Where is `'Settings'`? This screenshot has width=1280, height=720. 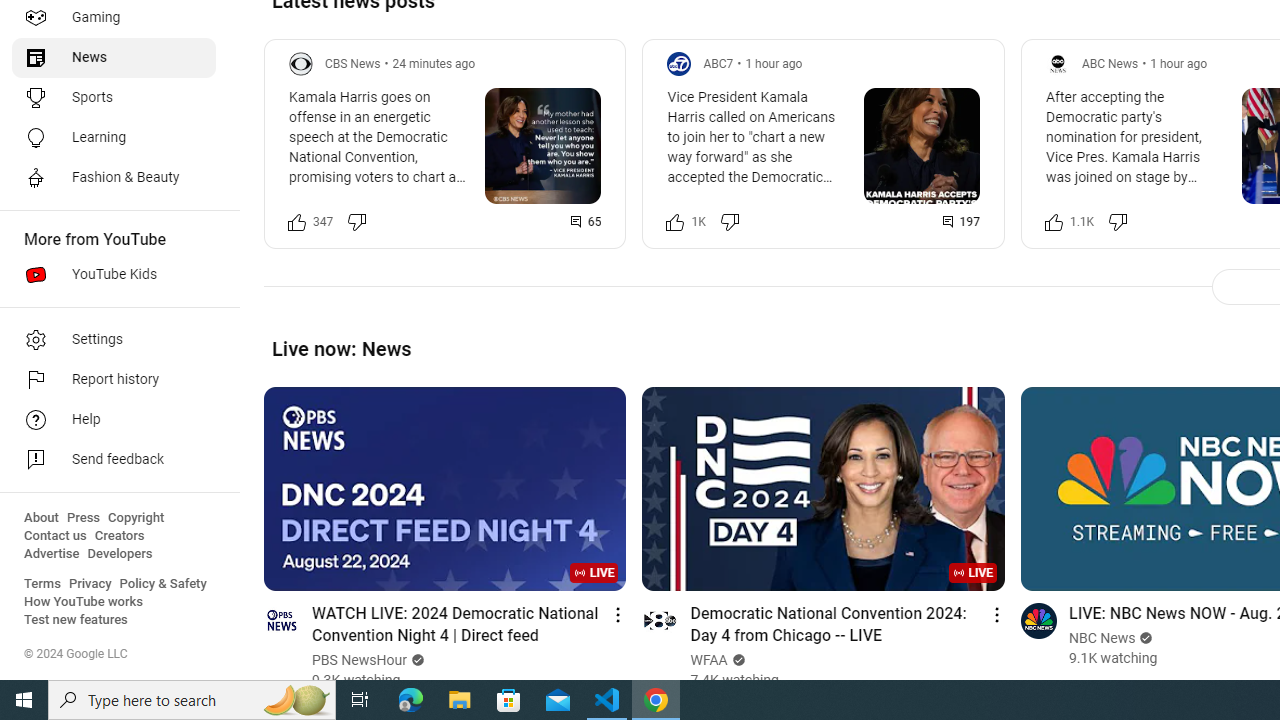
'Settings' is located at coordinates (112, 338).